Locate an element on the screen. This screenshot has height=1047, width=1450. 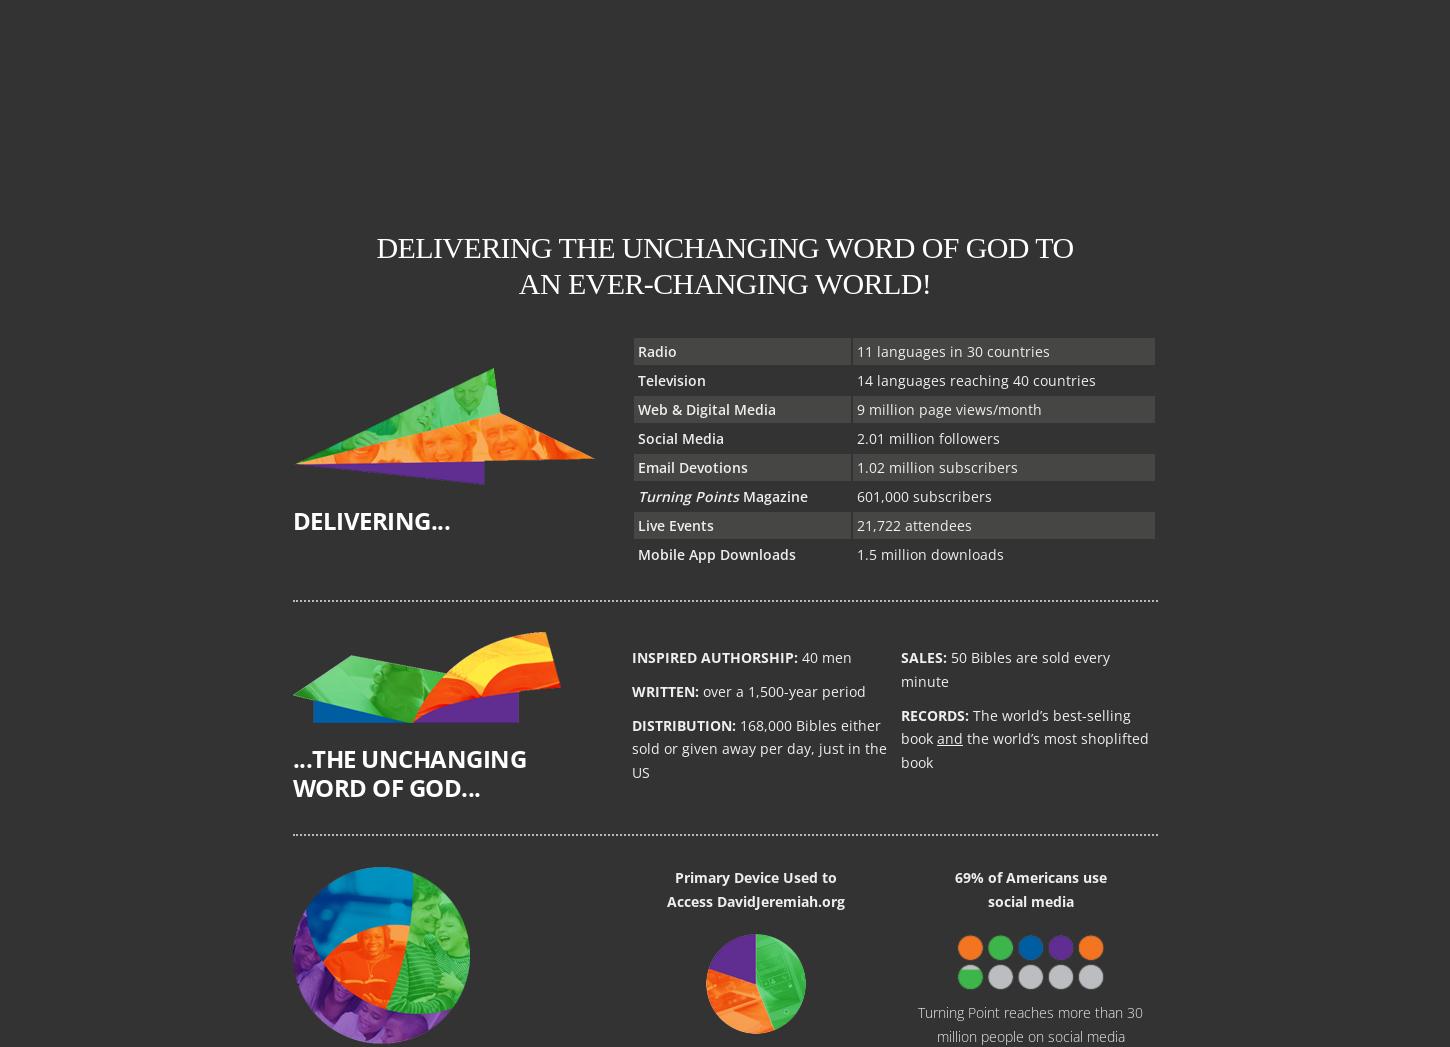
'40 men' is located at coordinates (824, 657).